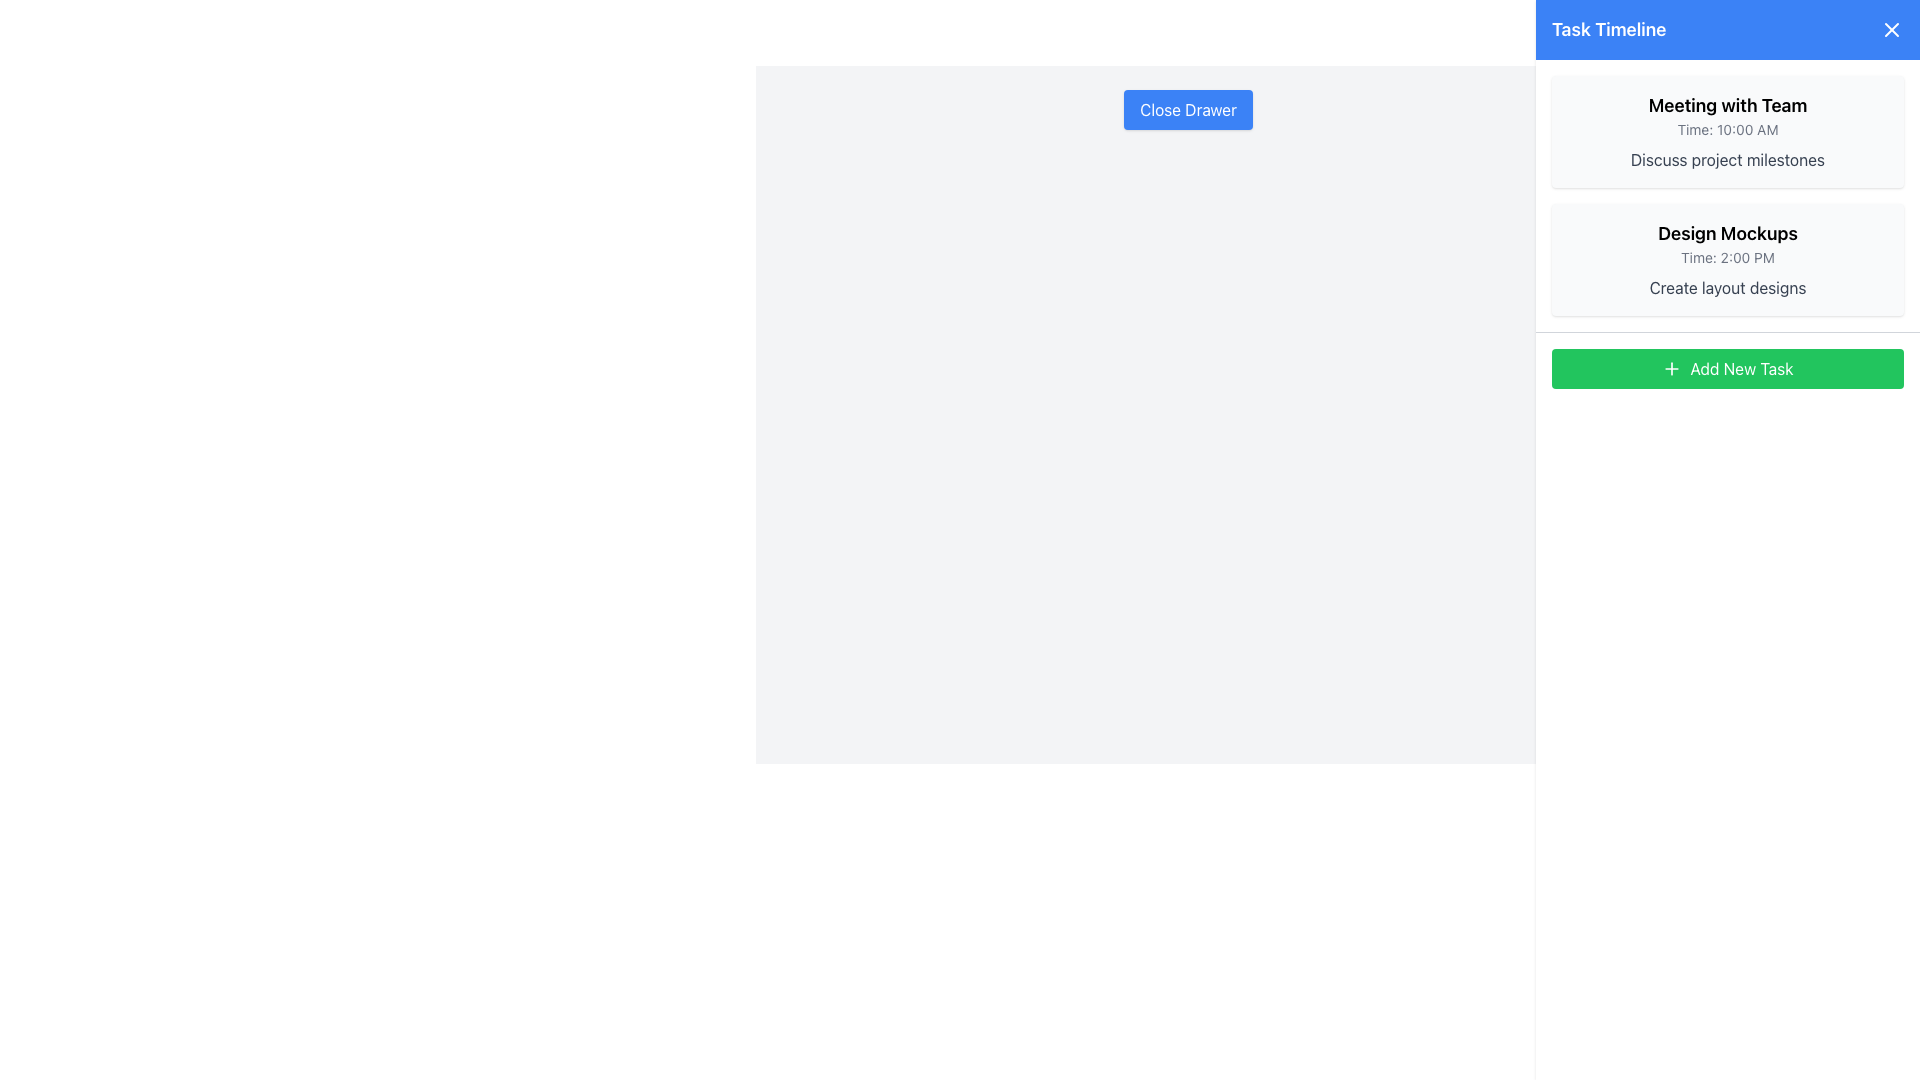 This screenshot has width=1920, height=1080. Describe the element at coordinates (1890, 30) in the screenshot. I see `the minimalistic close icon (styled as a white 'X' on a blue background) located in the top-right corner of the 'Task Timeline' header bar` at that location.